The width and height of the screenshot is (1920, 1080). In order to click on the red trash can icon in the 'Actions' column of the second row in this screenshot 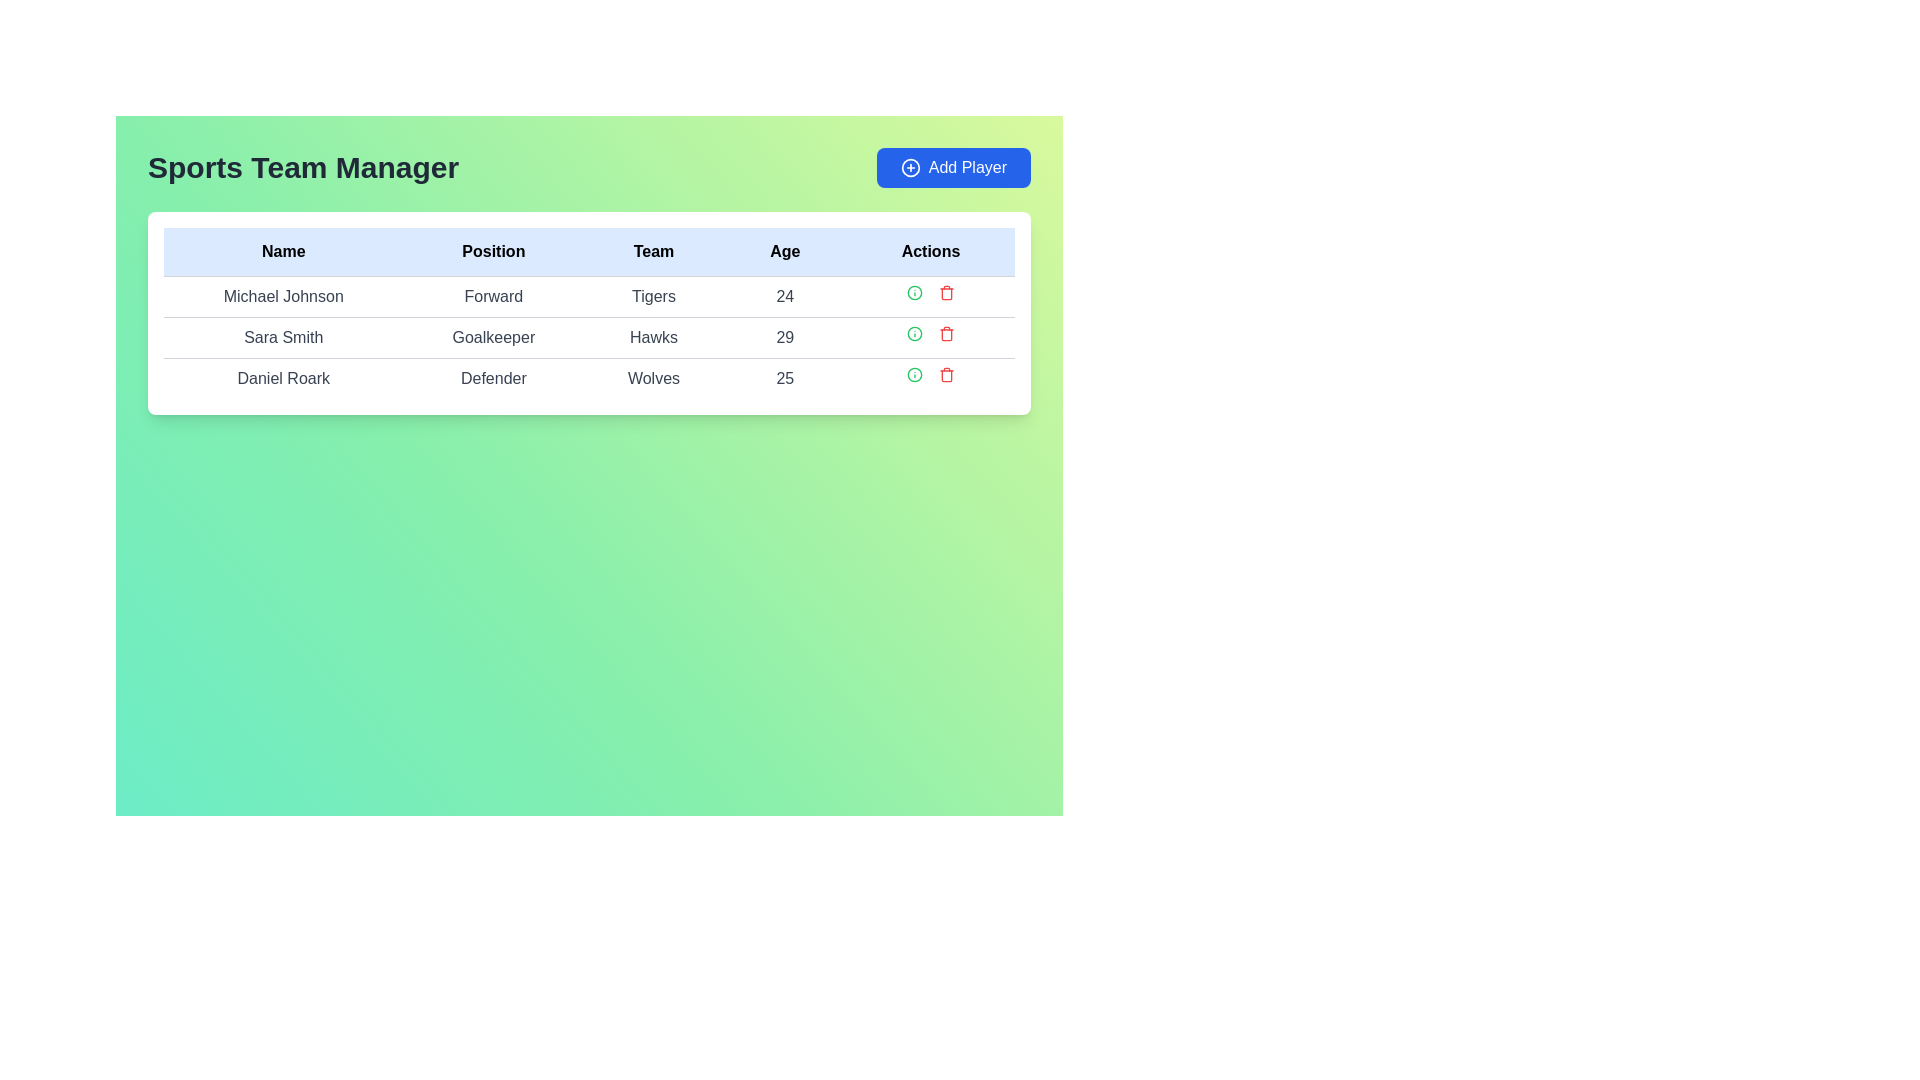, I will do `click(945, 333)`.